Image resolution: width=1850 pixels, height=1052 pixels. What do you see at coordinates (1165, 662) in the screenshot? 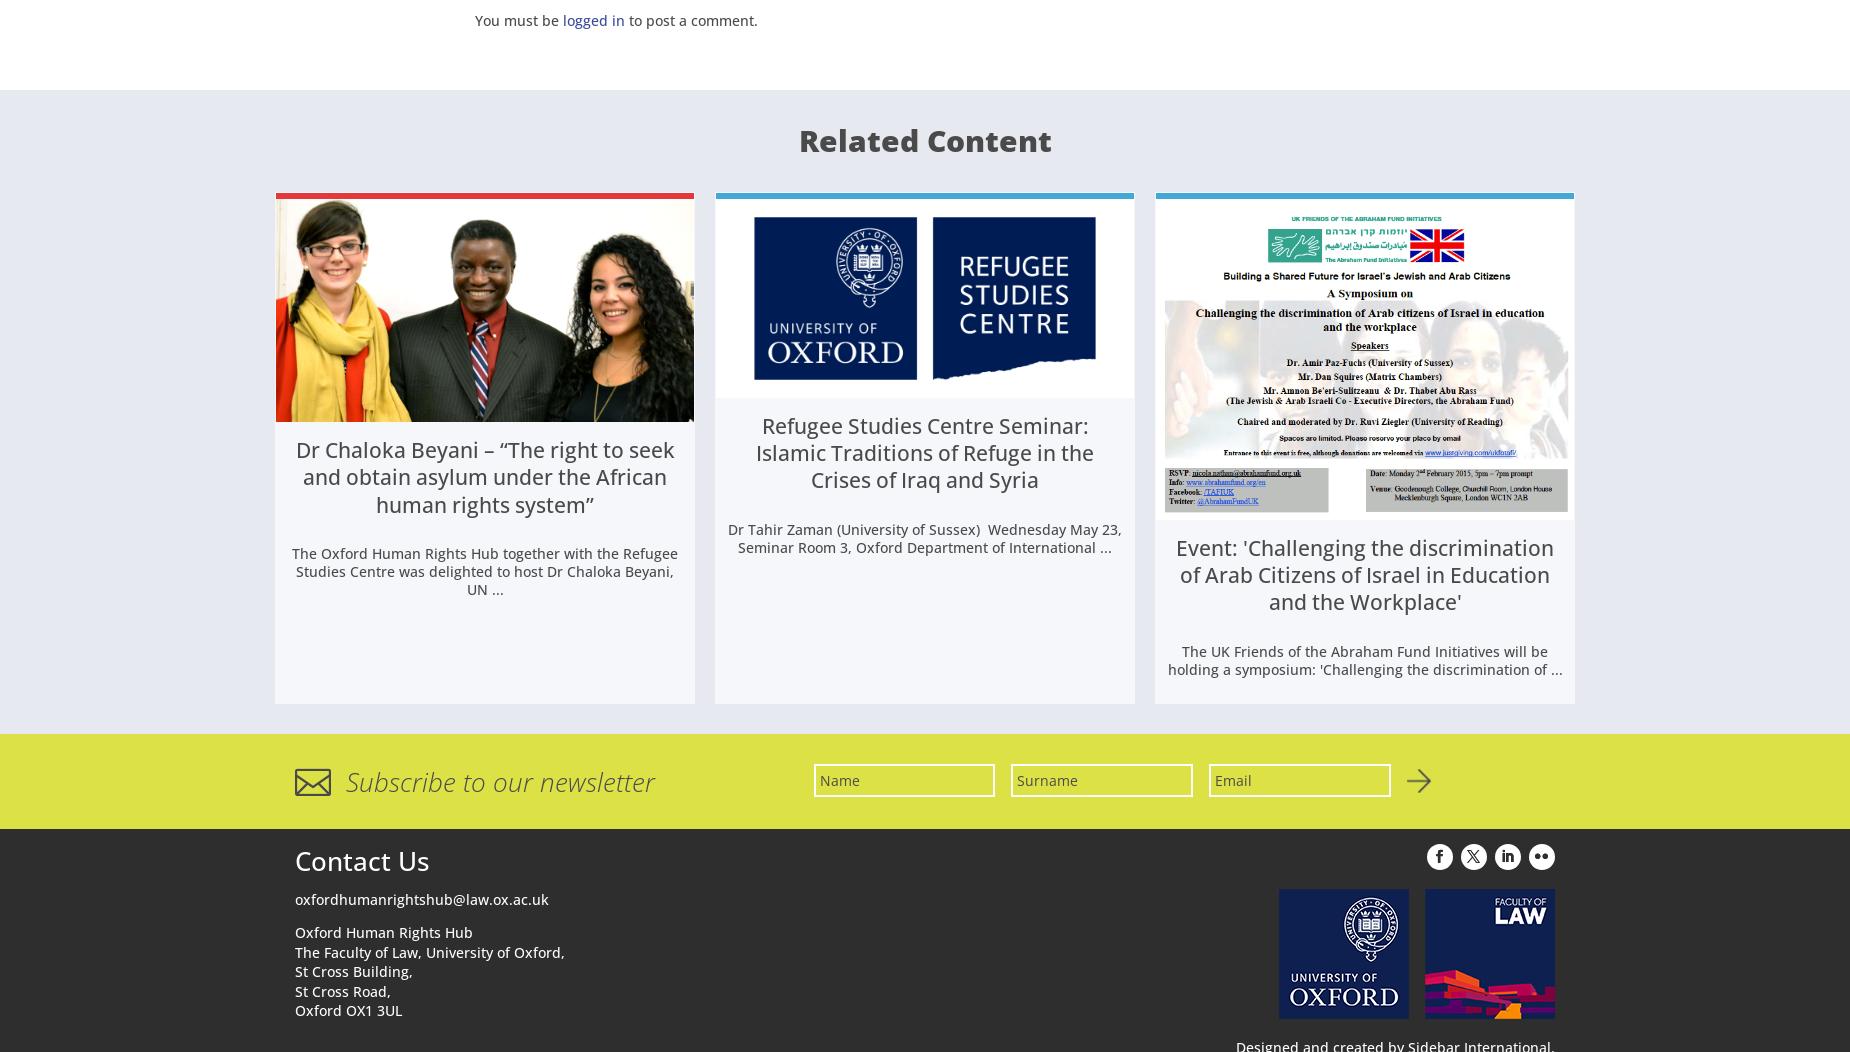
I see `'The UK Friends of the Abraham Fund Initiatives will be holding a symposium:

'Challenging the discrimination of ...'` at bounding box center [1165, 662].